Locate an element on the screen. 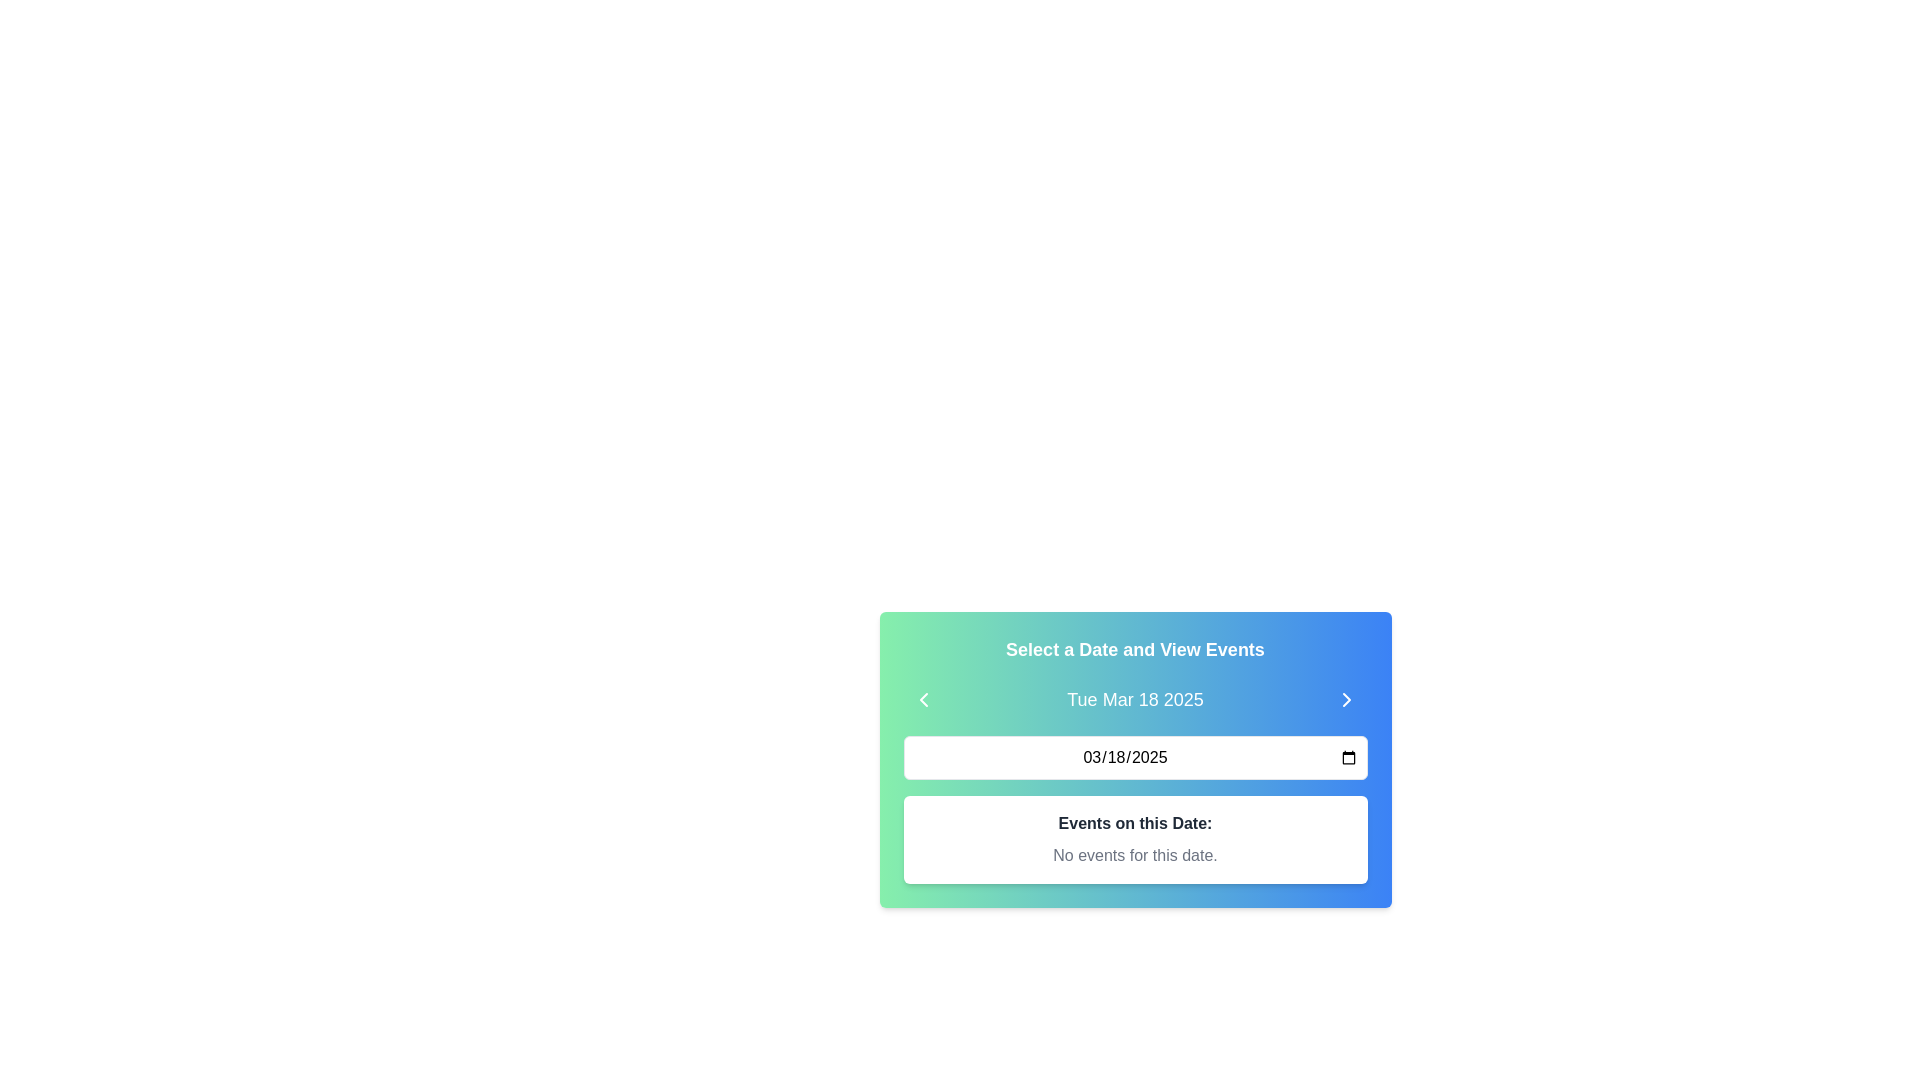 Image resolution: width=1920 pixels, height=1080 pixels. the informational panel that displays event-related information for the selected date, indicating no events for the specified date is located at coordinates (1135, 840).